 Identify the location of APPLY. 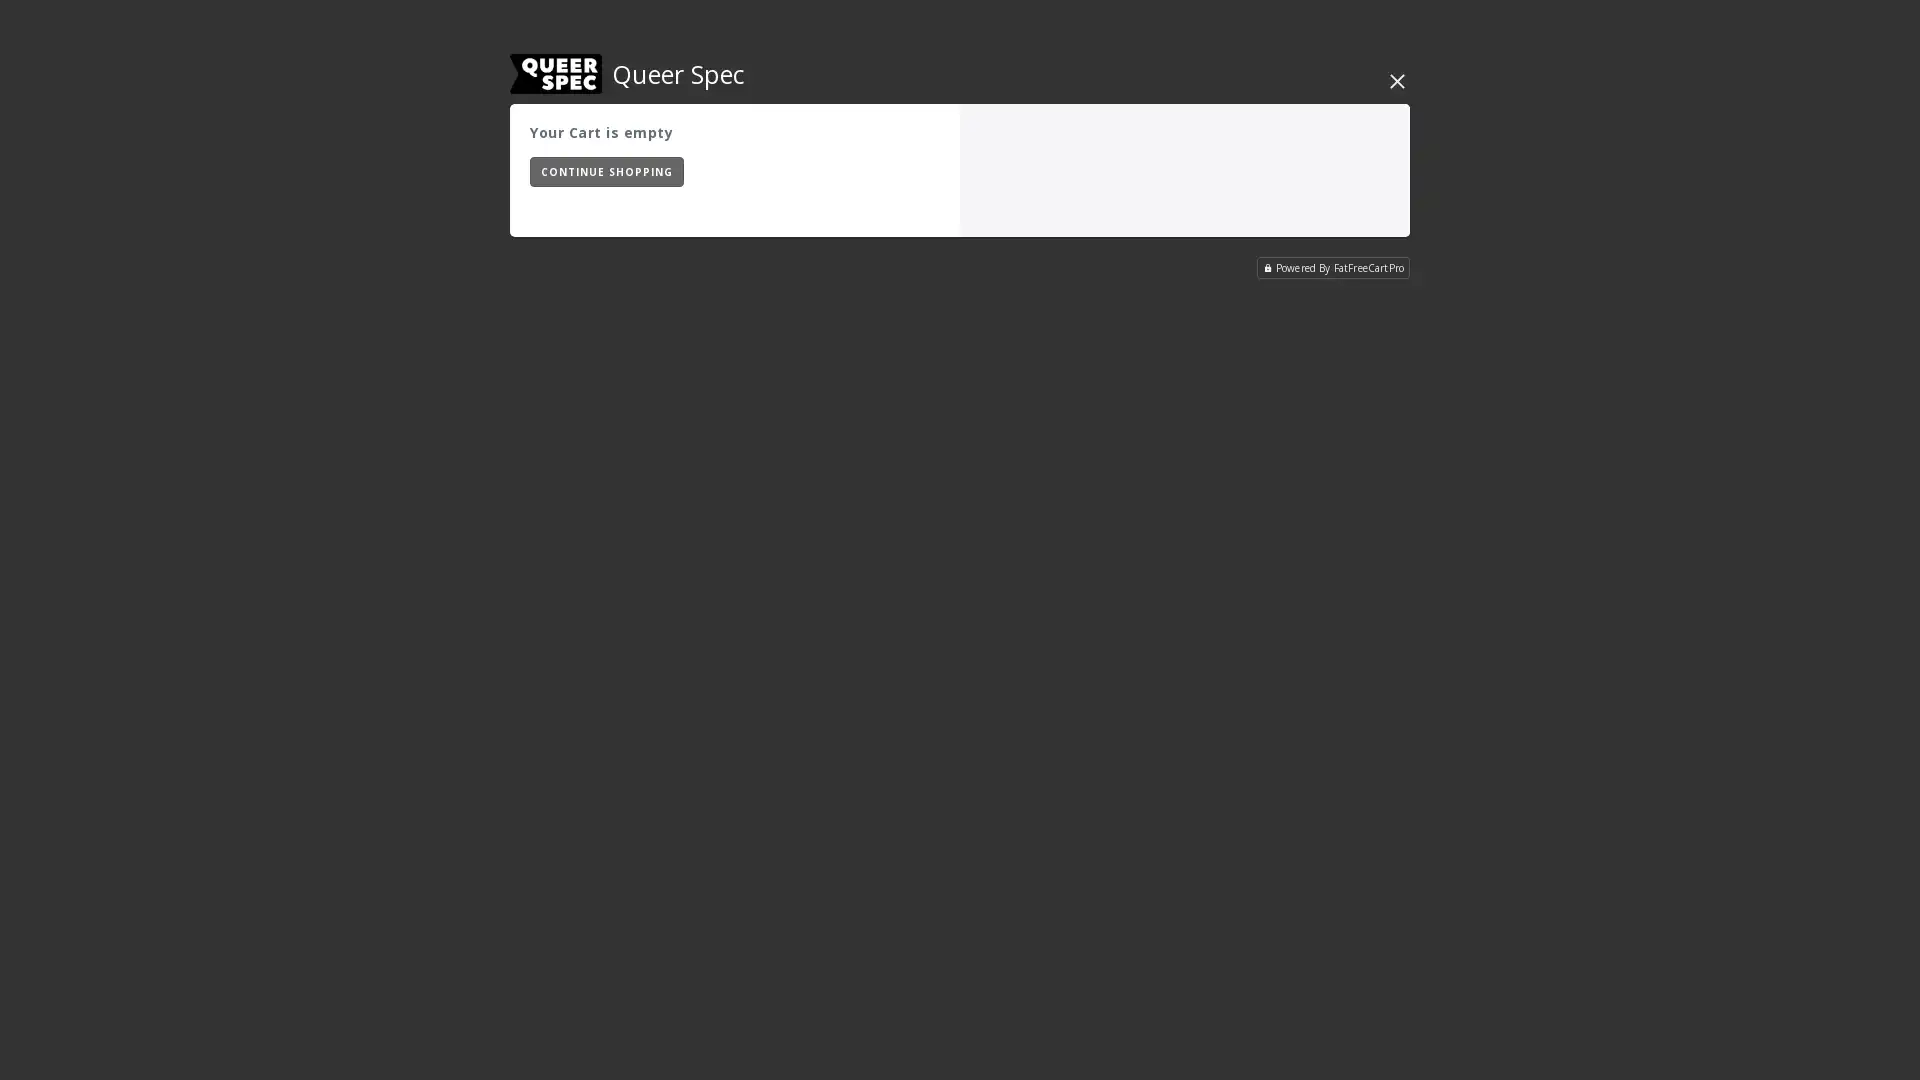
(888, 169).